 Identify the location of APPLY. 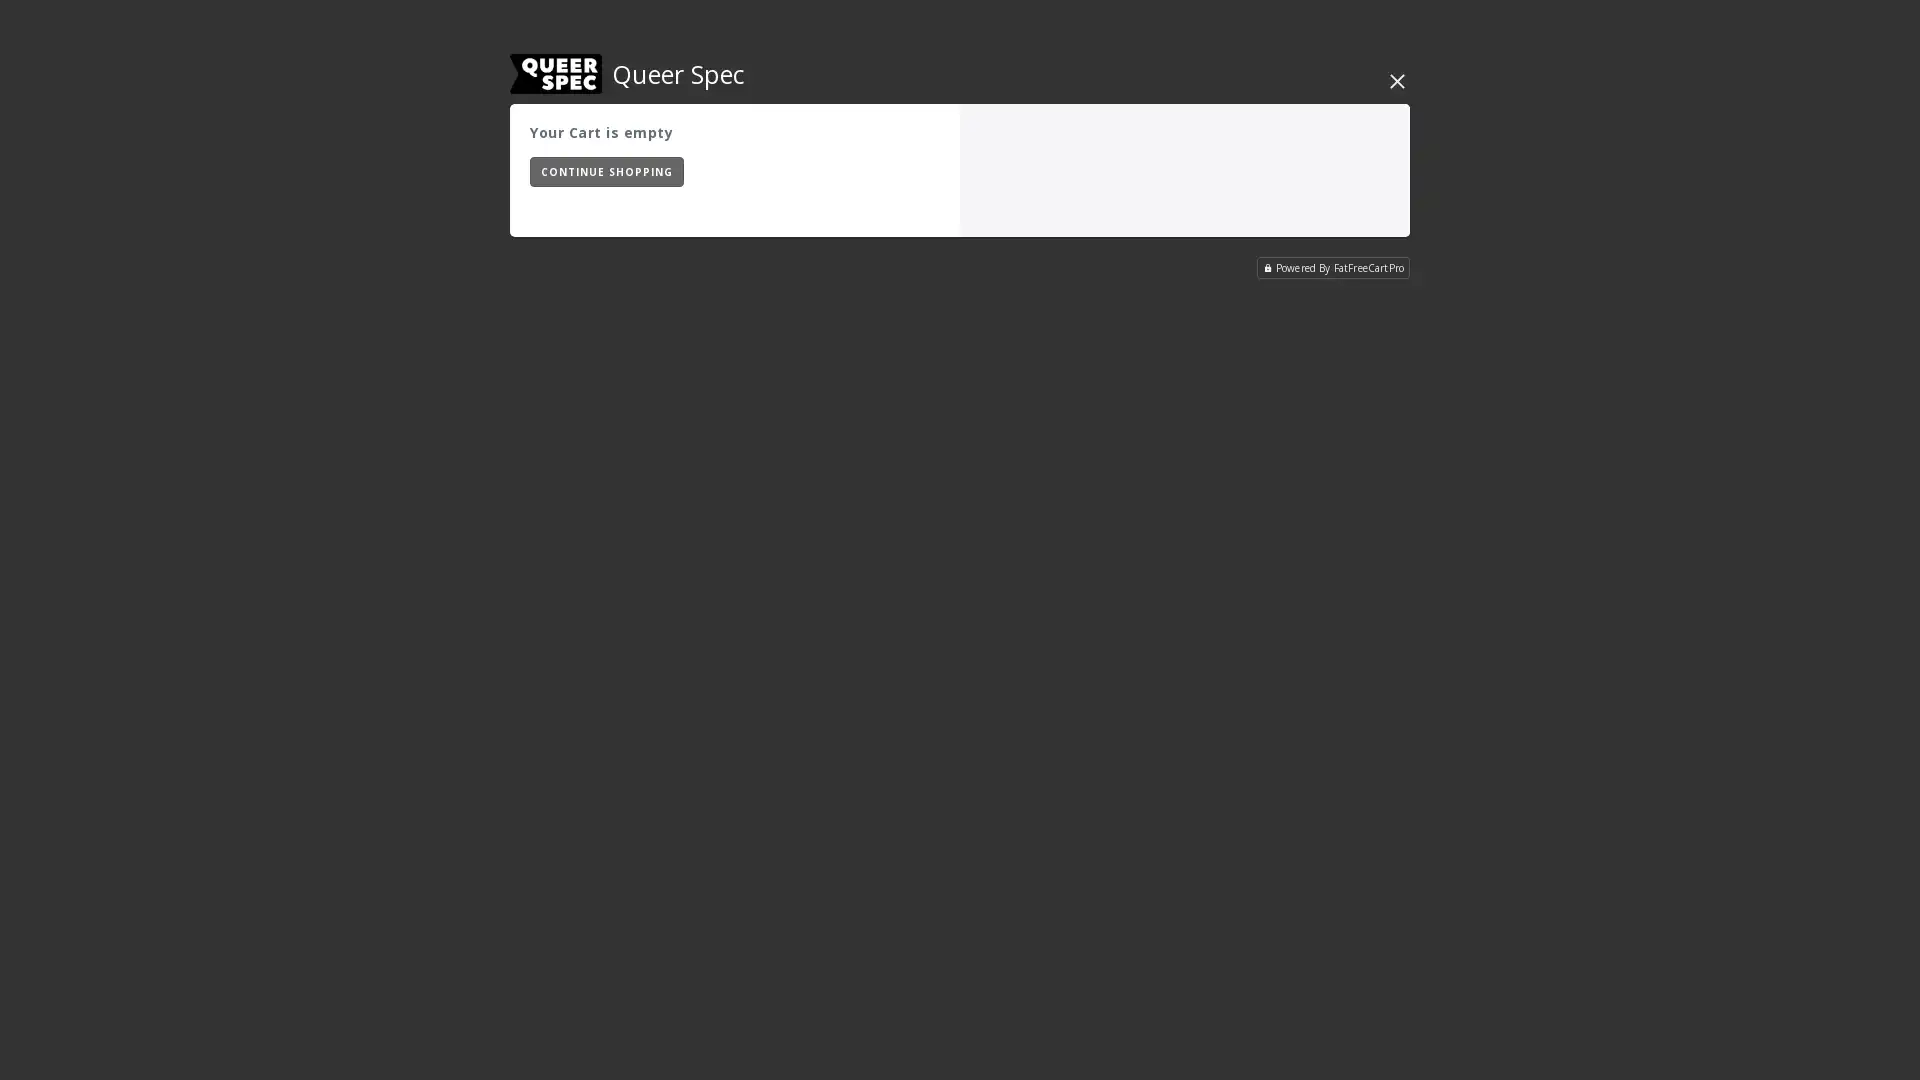
(888, 169).